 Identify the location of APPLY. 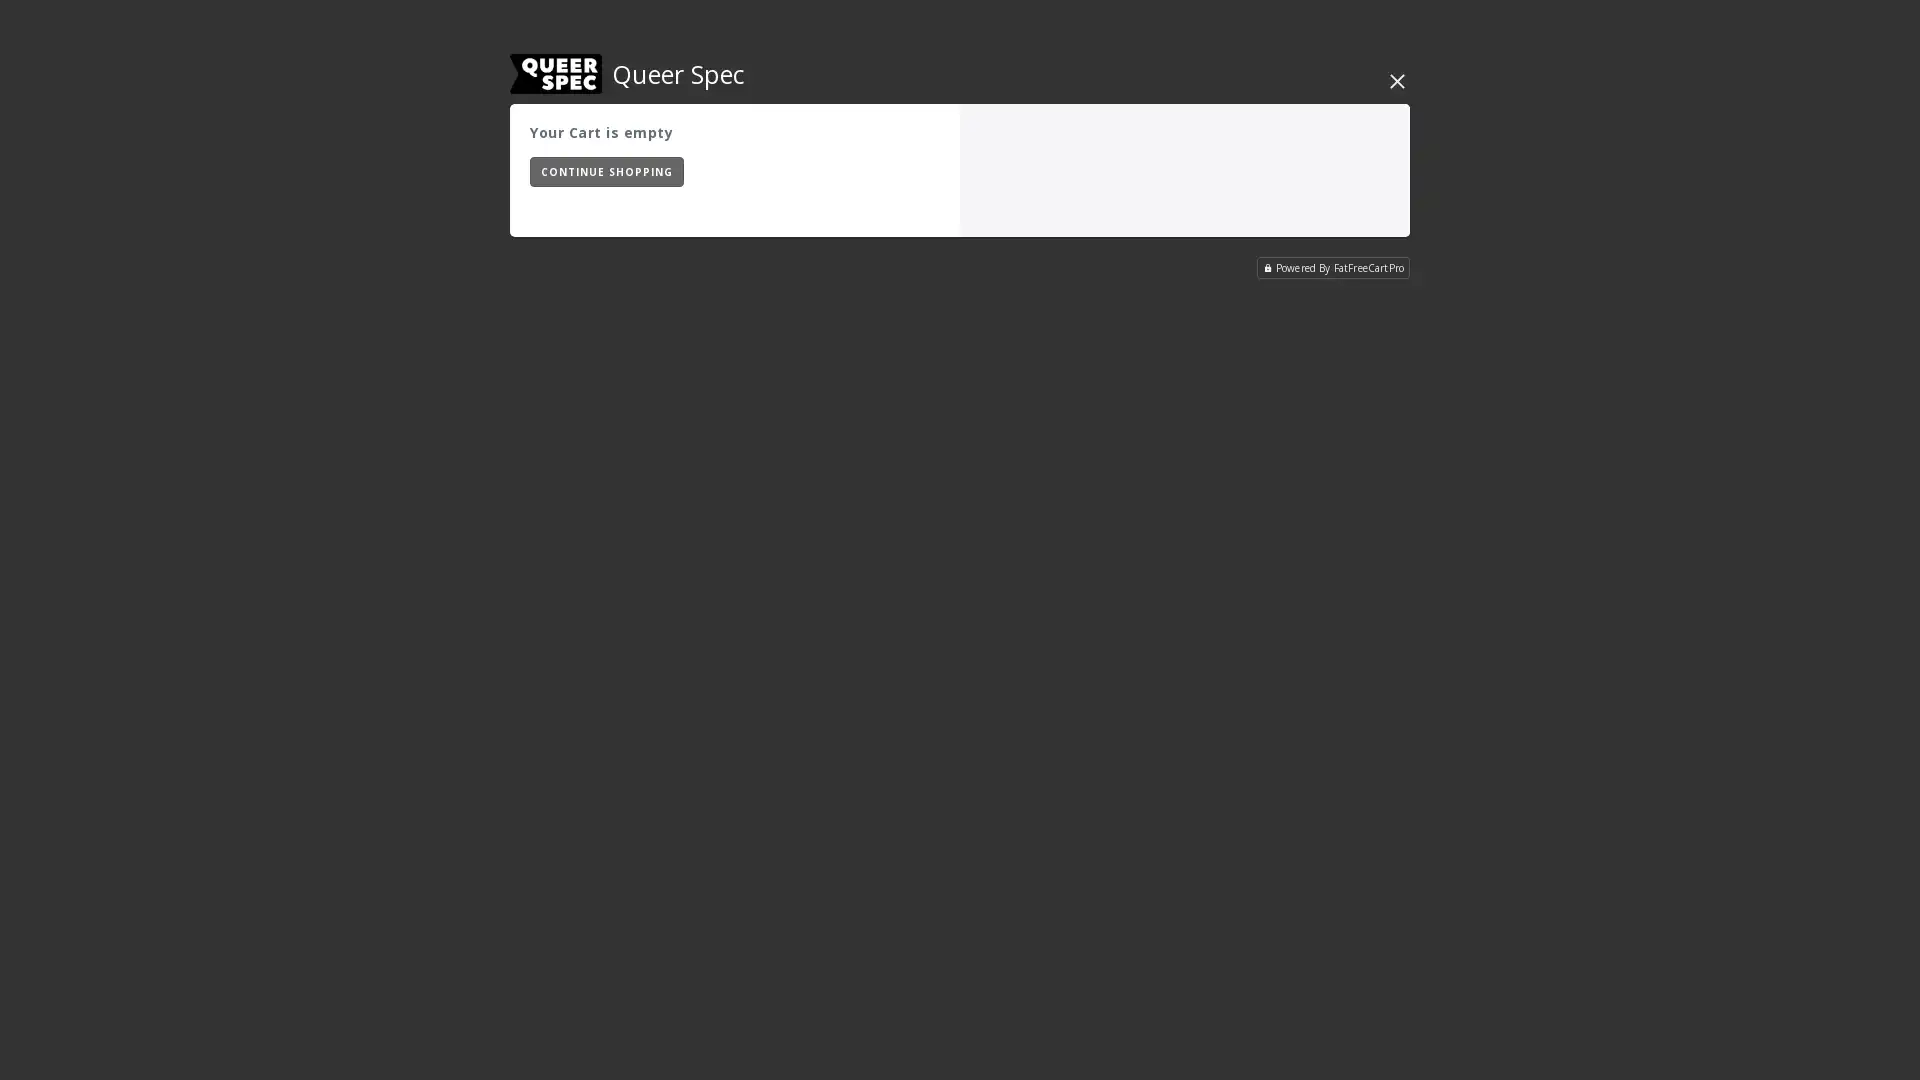
(888, 169).